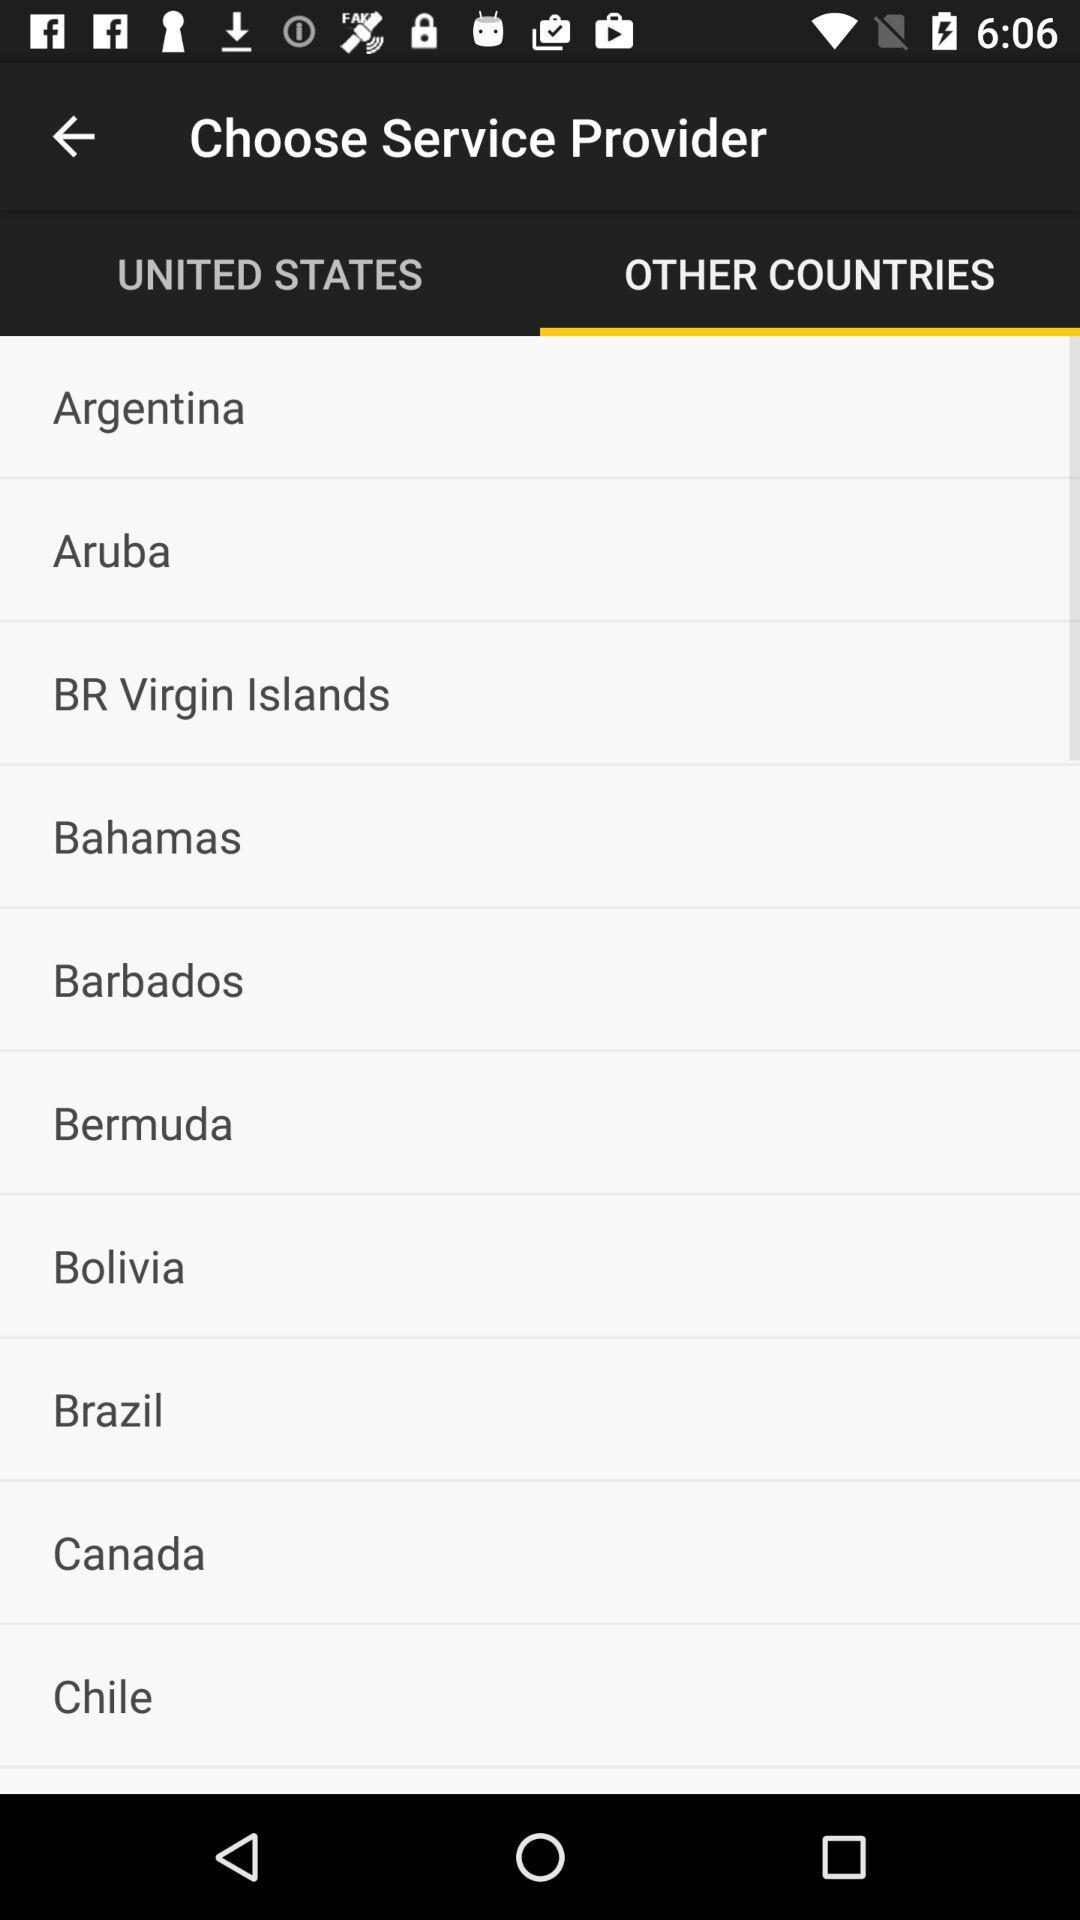 Image resolution: width=1080 pixels, height=1920 pixels. I want to click on the aruba item, so click(540, 549).